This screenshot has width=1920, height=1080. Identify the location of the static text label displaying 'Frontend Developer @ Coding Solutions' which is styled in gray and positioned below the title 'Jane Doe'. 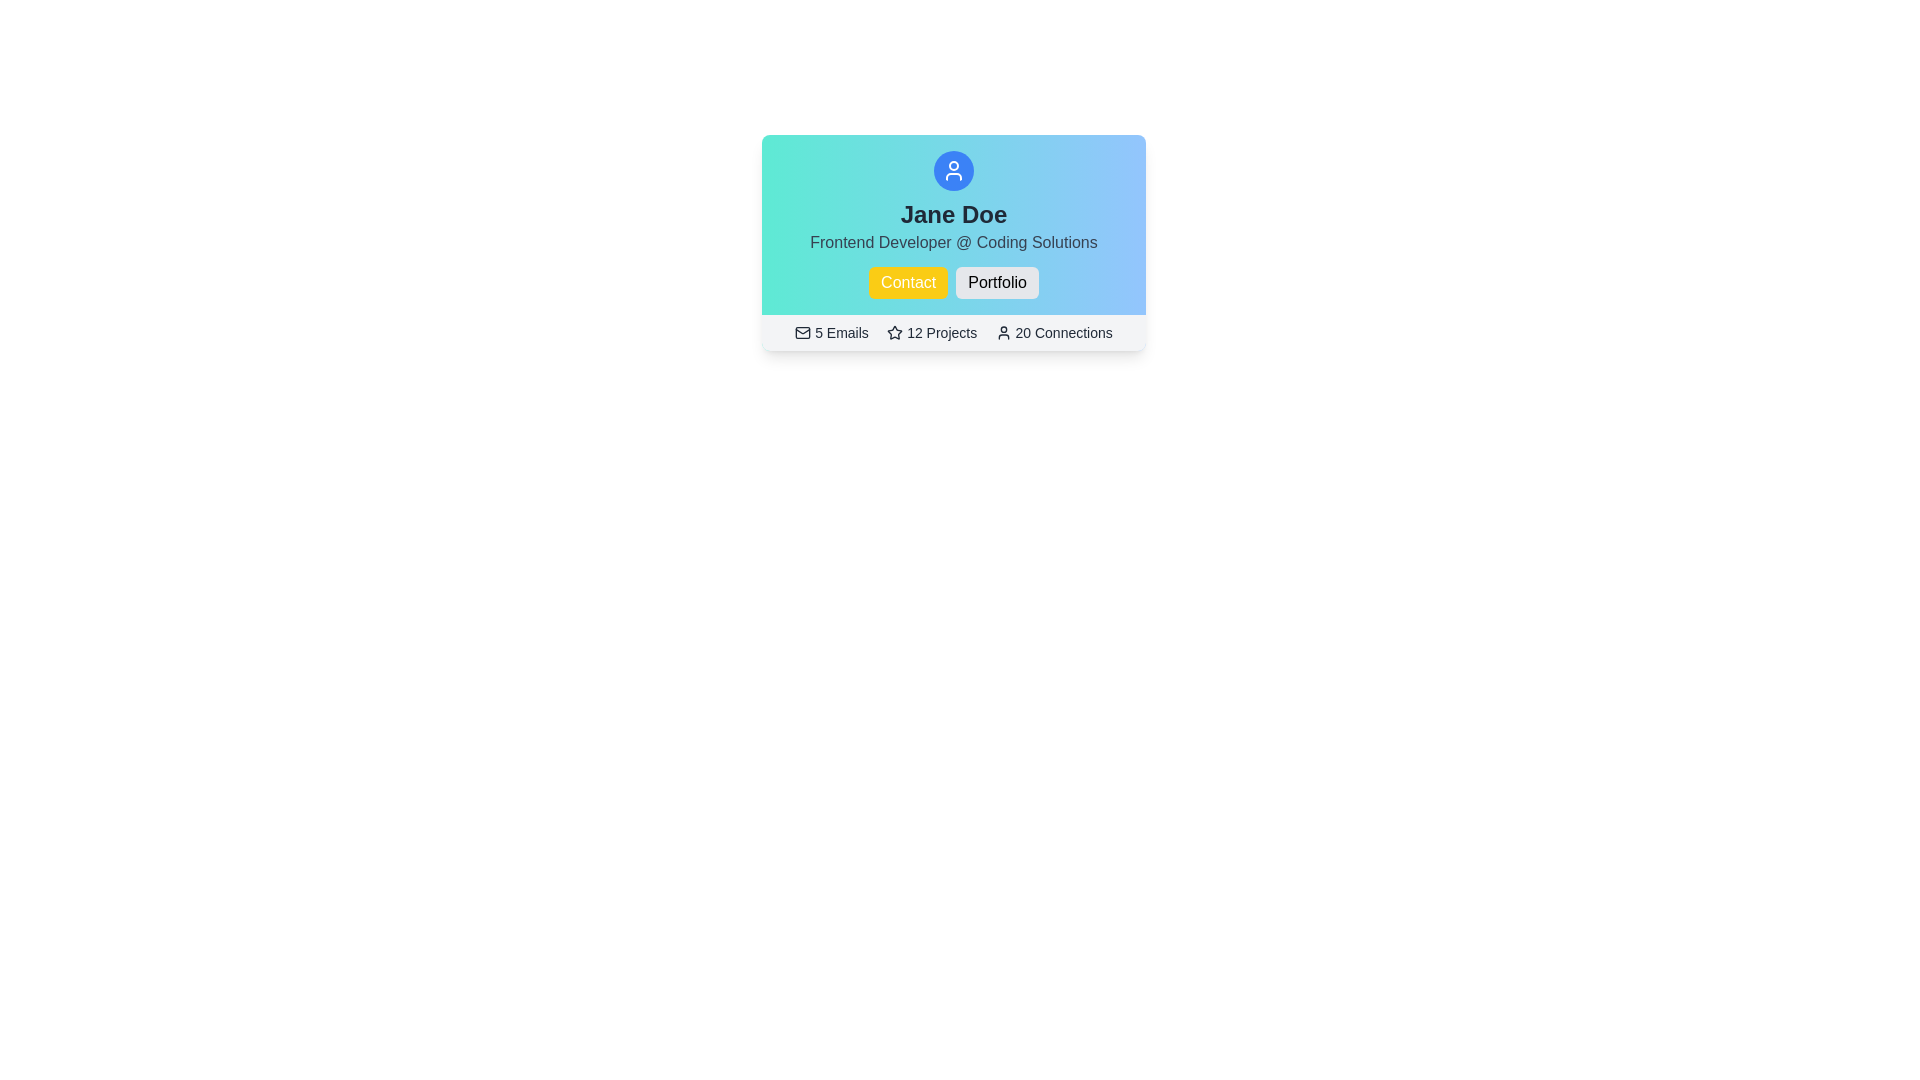
(953, 242).